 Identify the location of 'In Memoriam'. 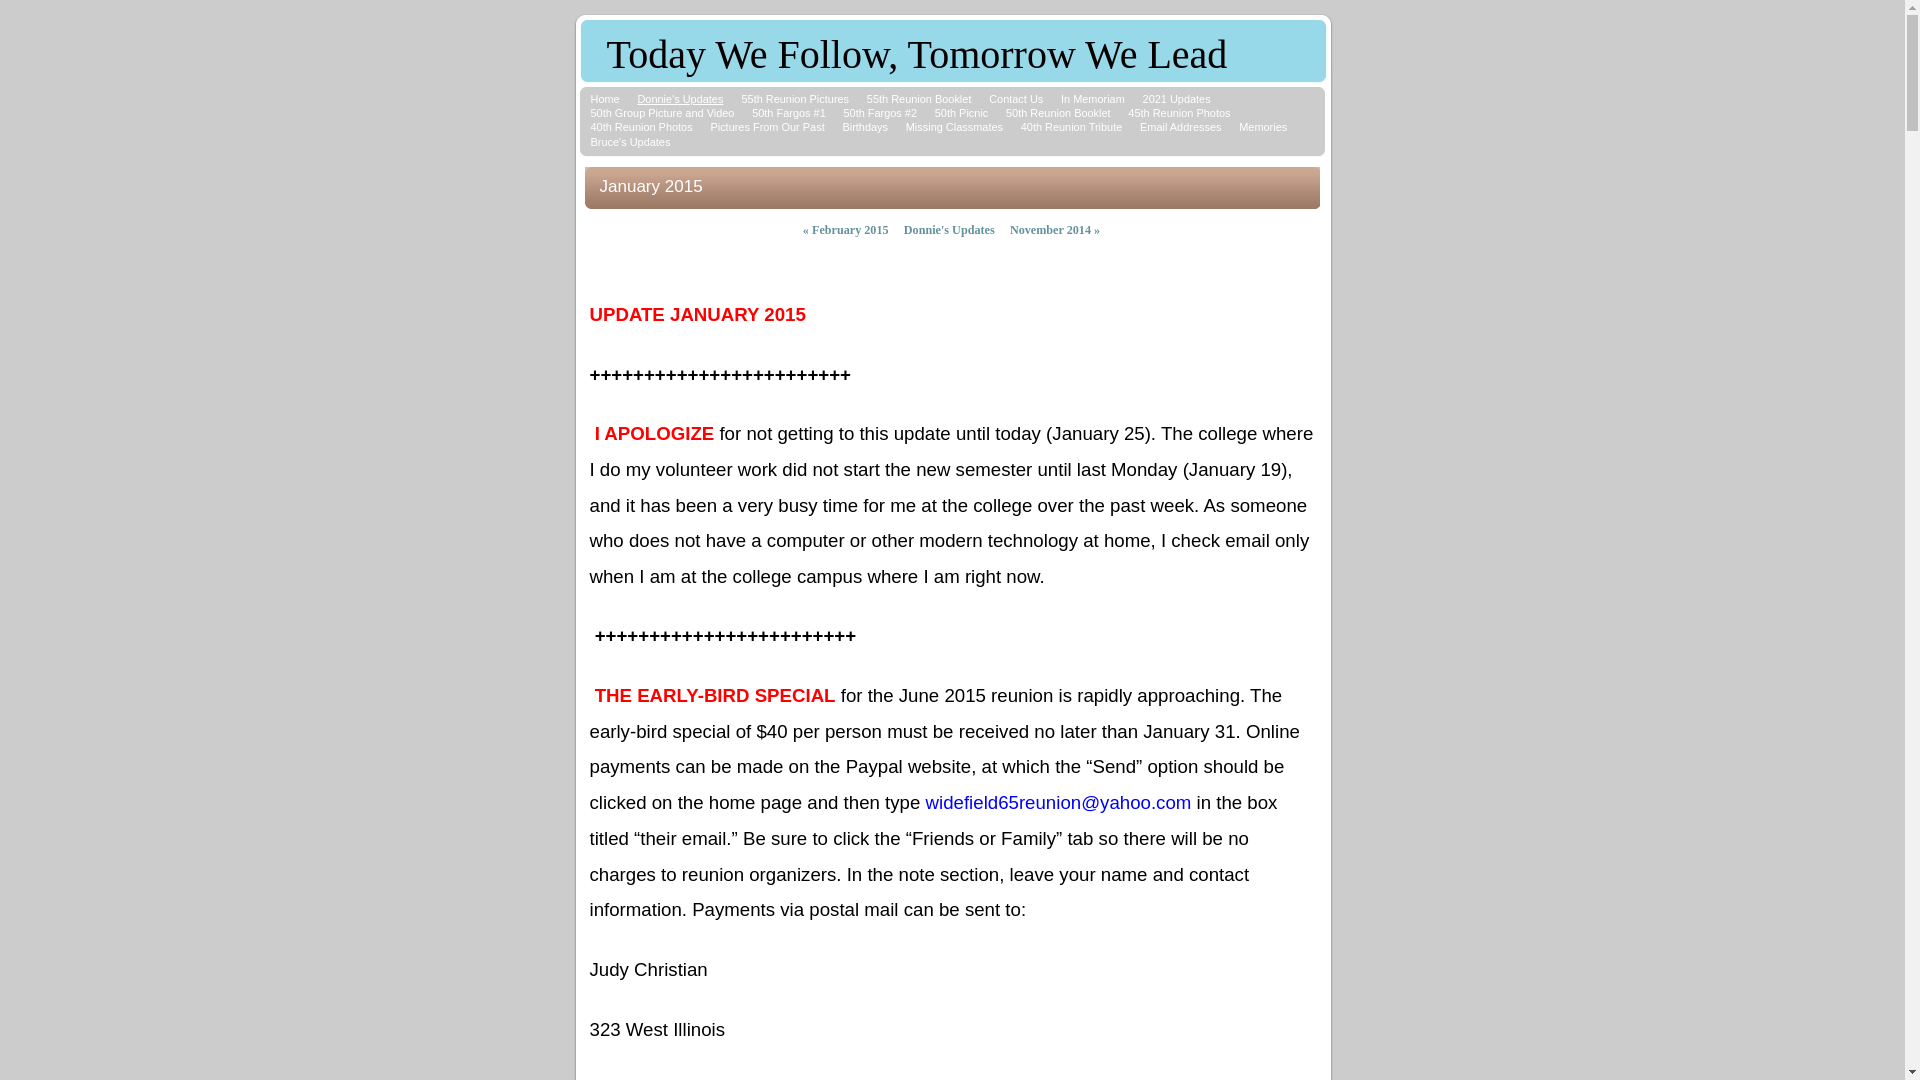
(1092, 99).